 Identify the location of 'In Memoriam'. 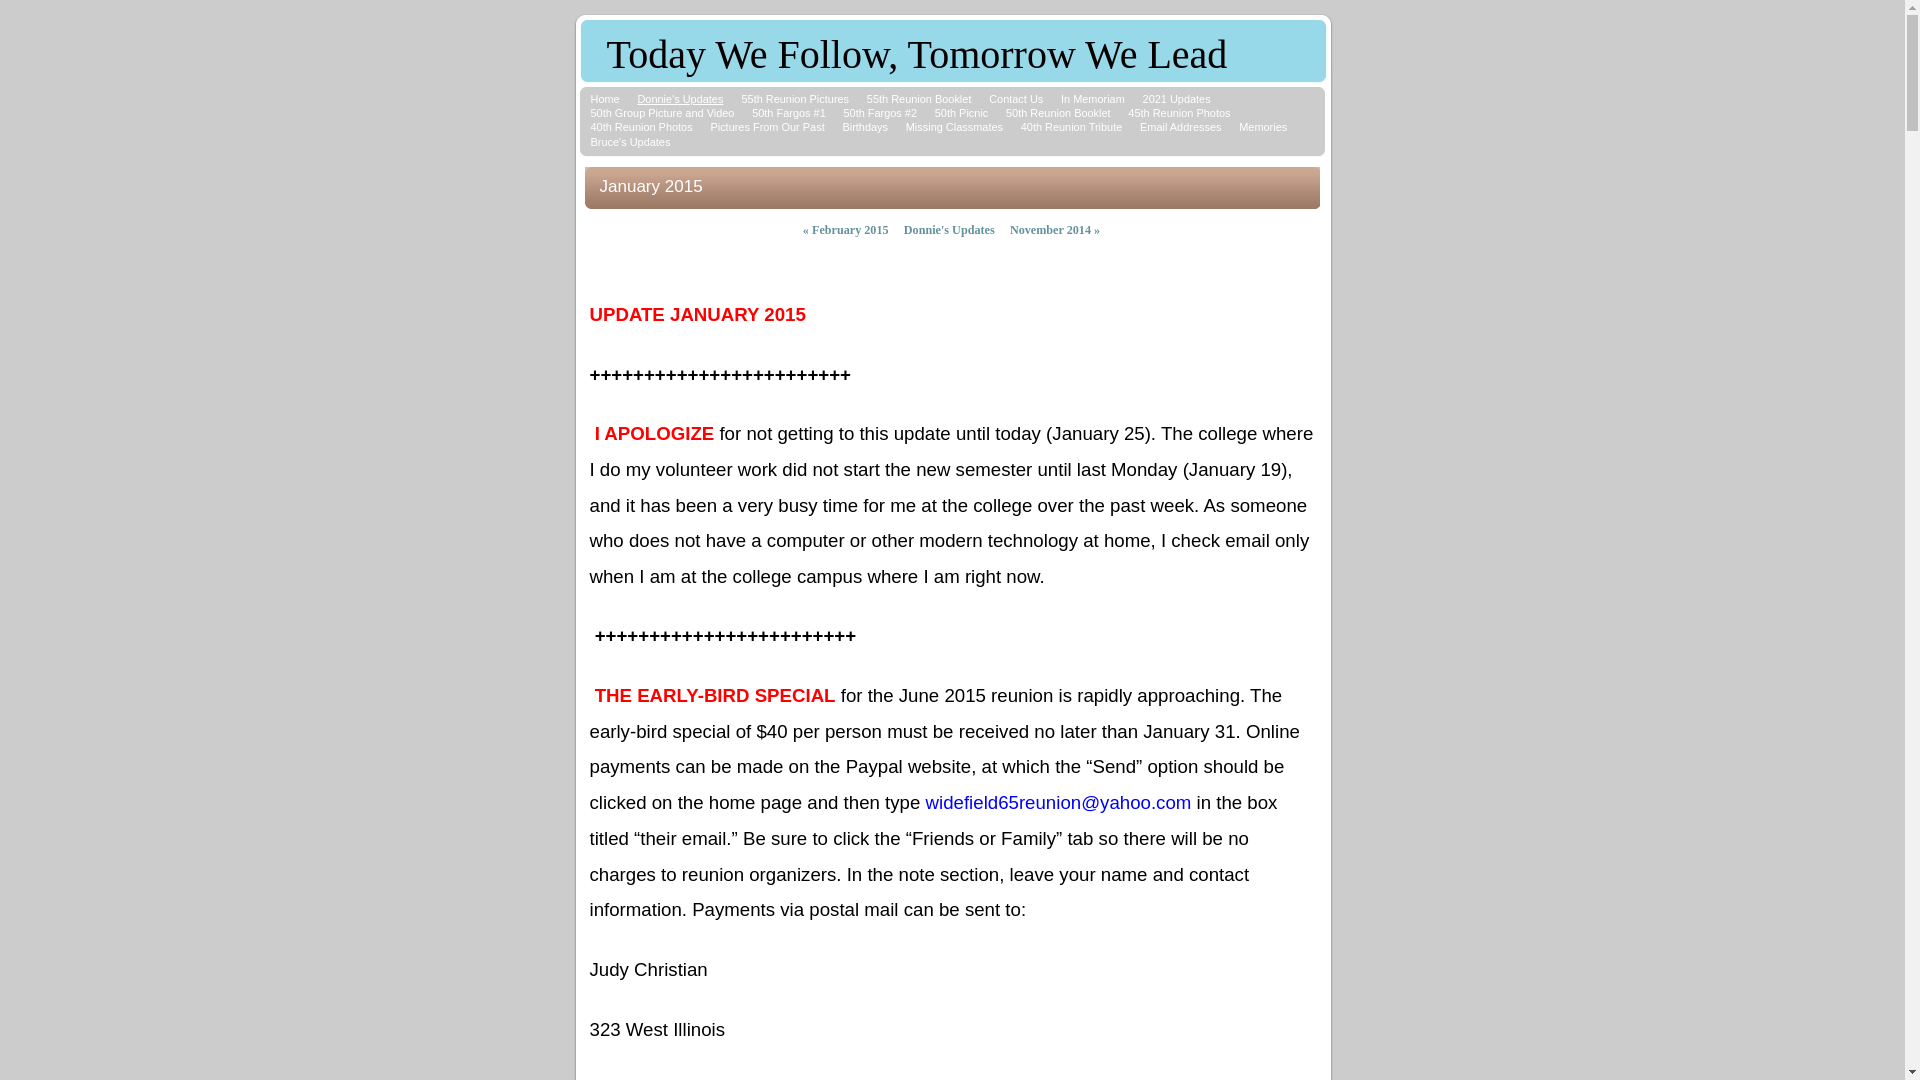
(1092, 99).